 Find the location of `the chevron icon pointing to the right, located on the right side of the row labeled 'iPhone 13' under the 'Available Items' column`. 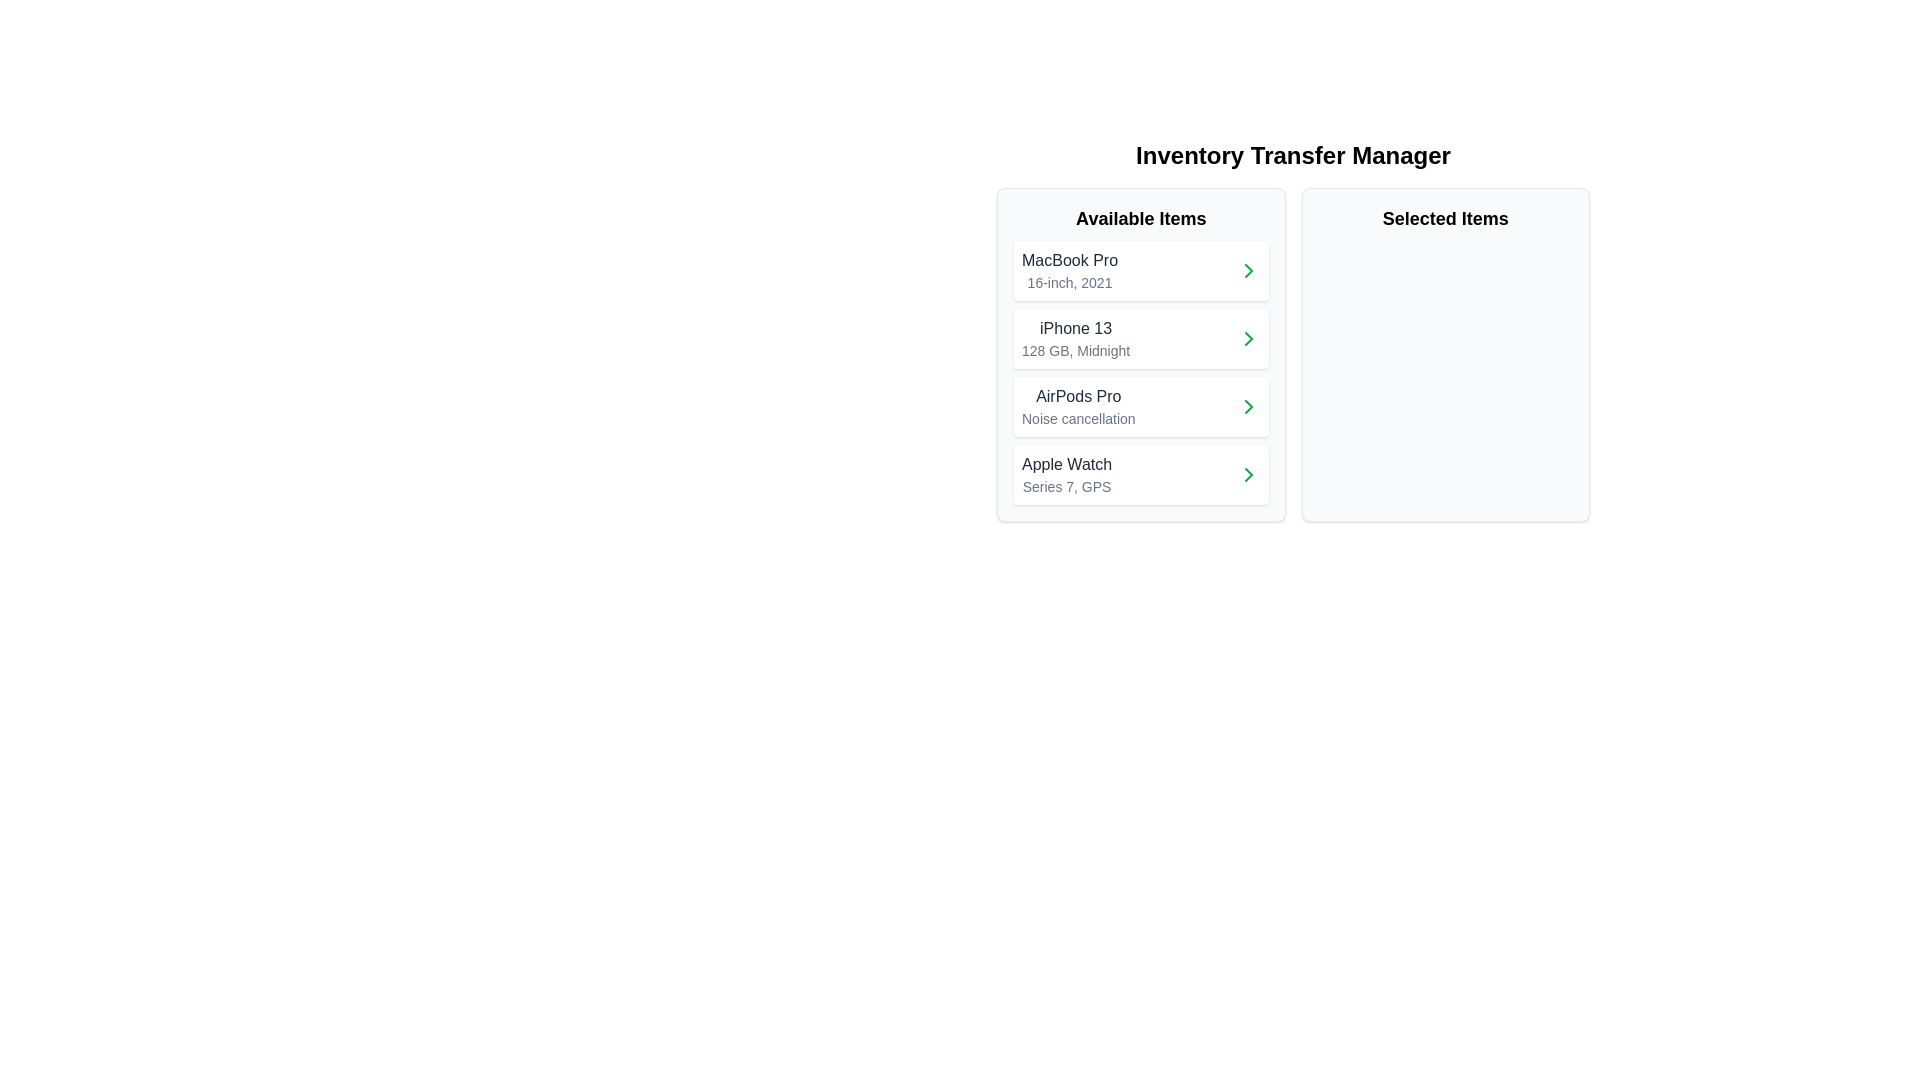

the chevron icon pointing to the right, located on the right side of the row labeled 'iPhone 13' under the 'Available Items' column is located at coordinates (1247, 338).